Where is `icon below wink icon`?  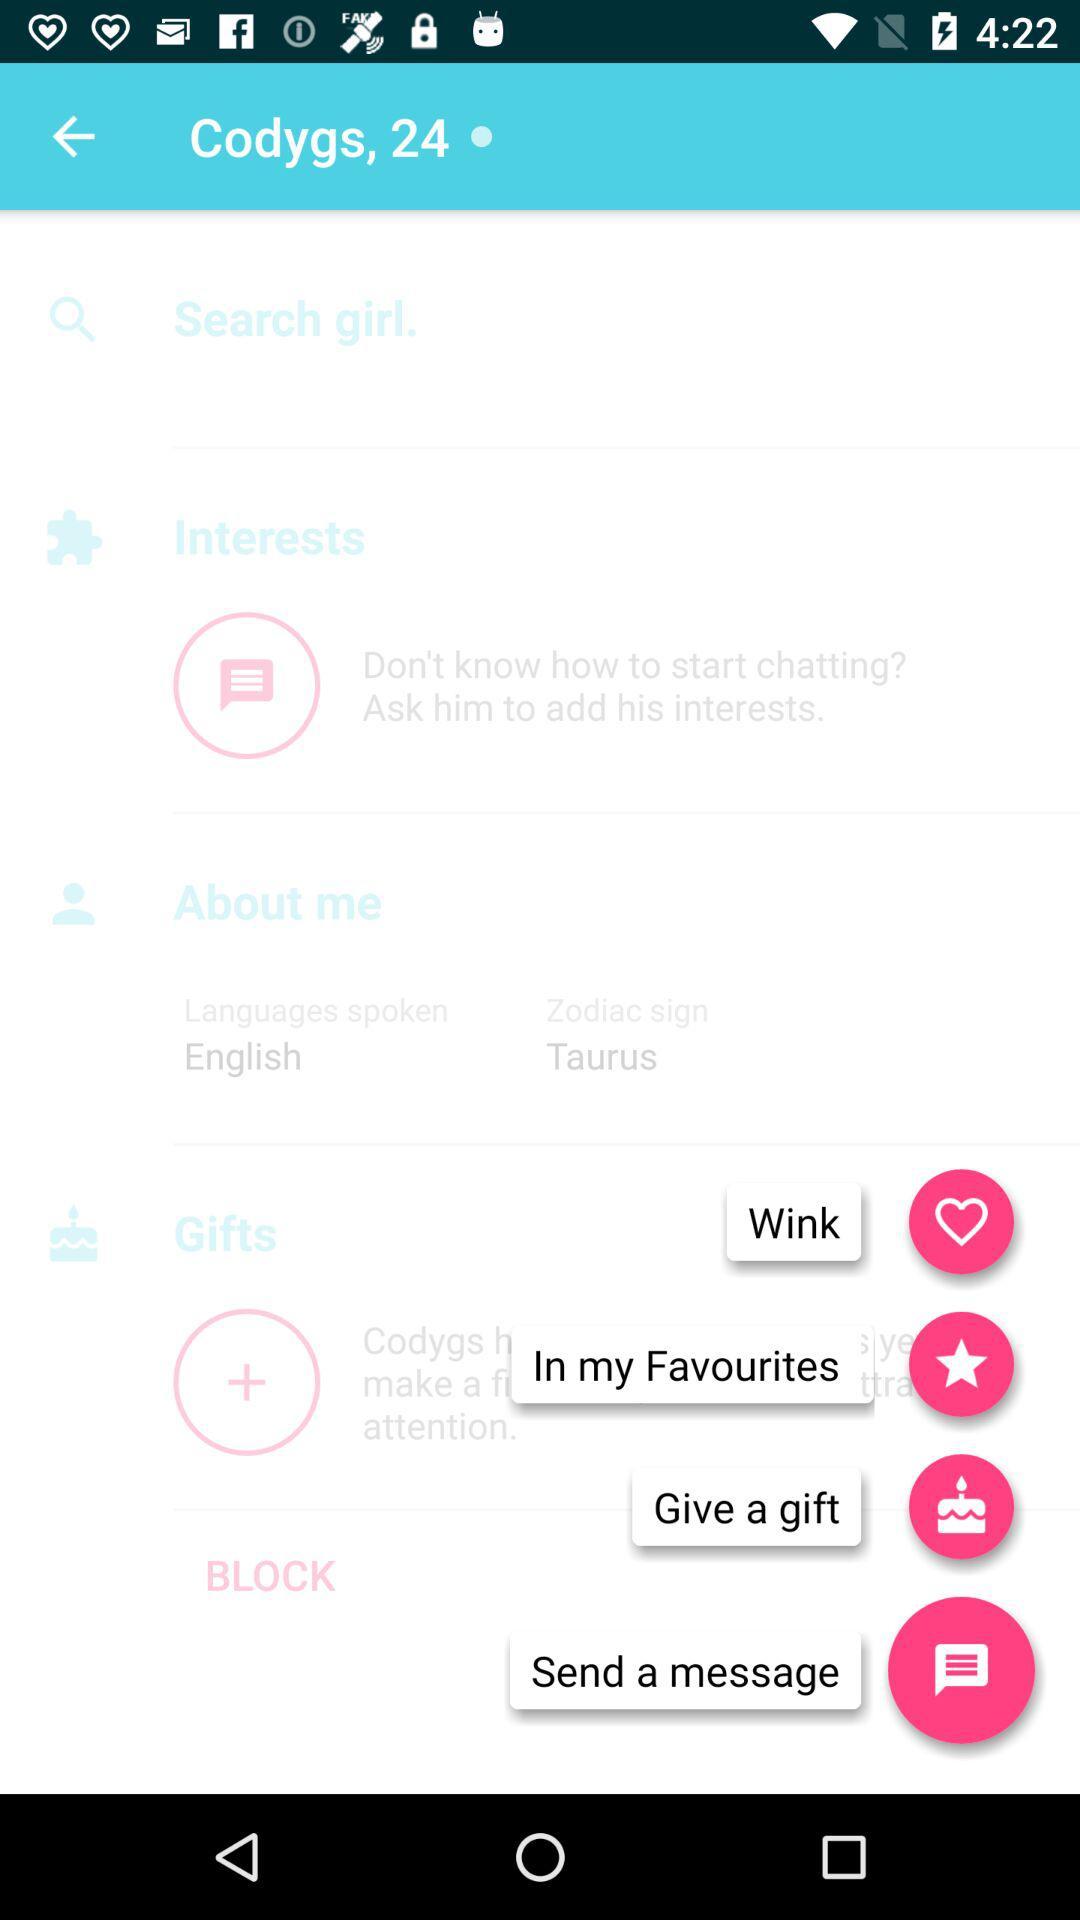 icon below wink icon is located at coordinates (685, 1363).